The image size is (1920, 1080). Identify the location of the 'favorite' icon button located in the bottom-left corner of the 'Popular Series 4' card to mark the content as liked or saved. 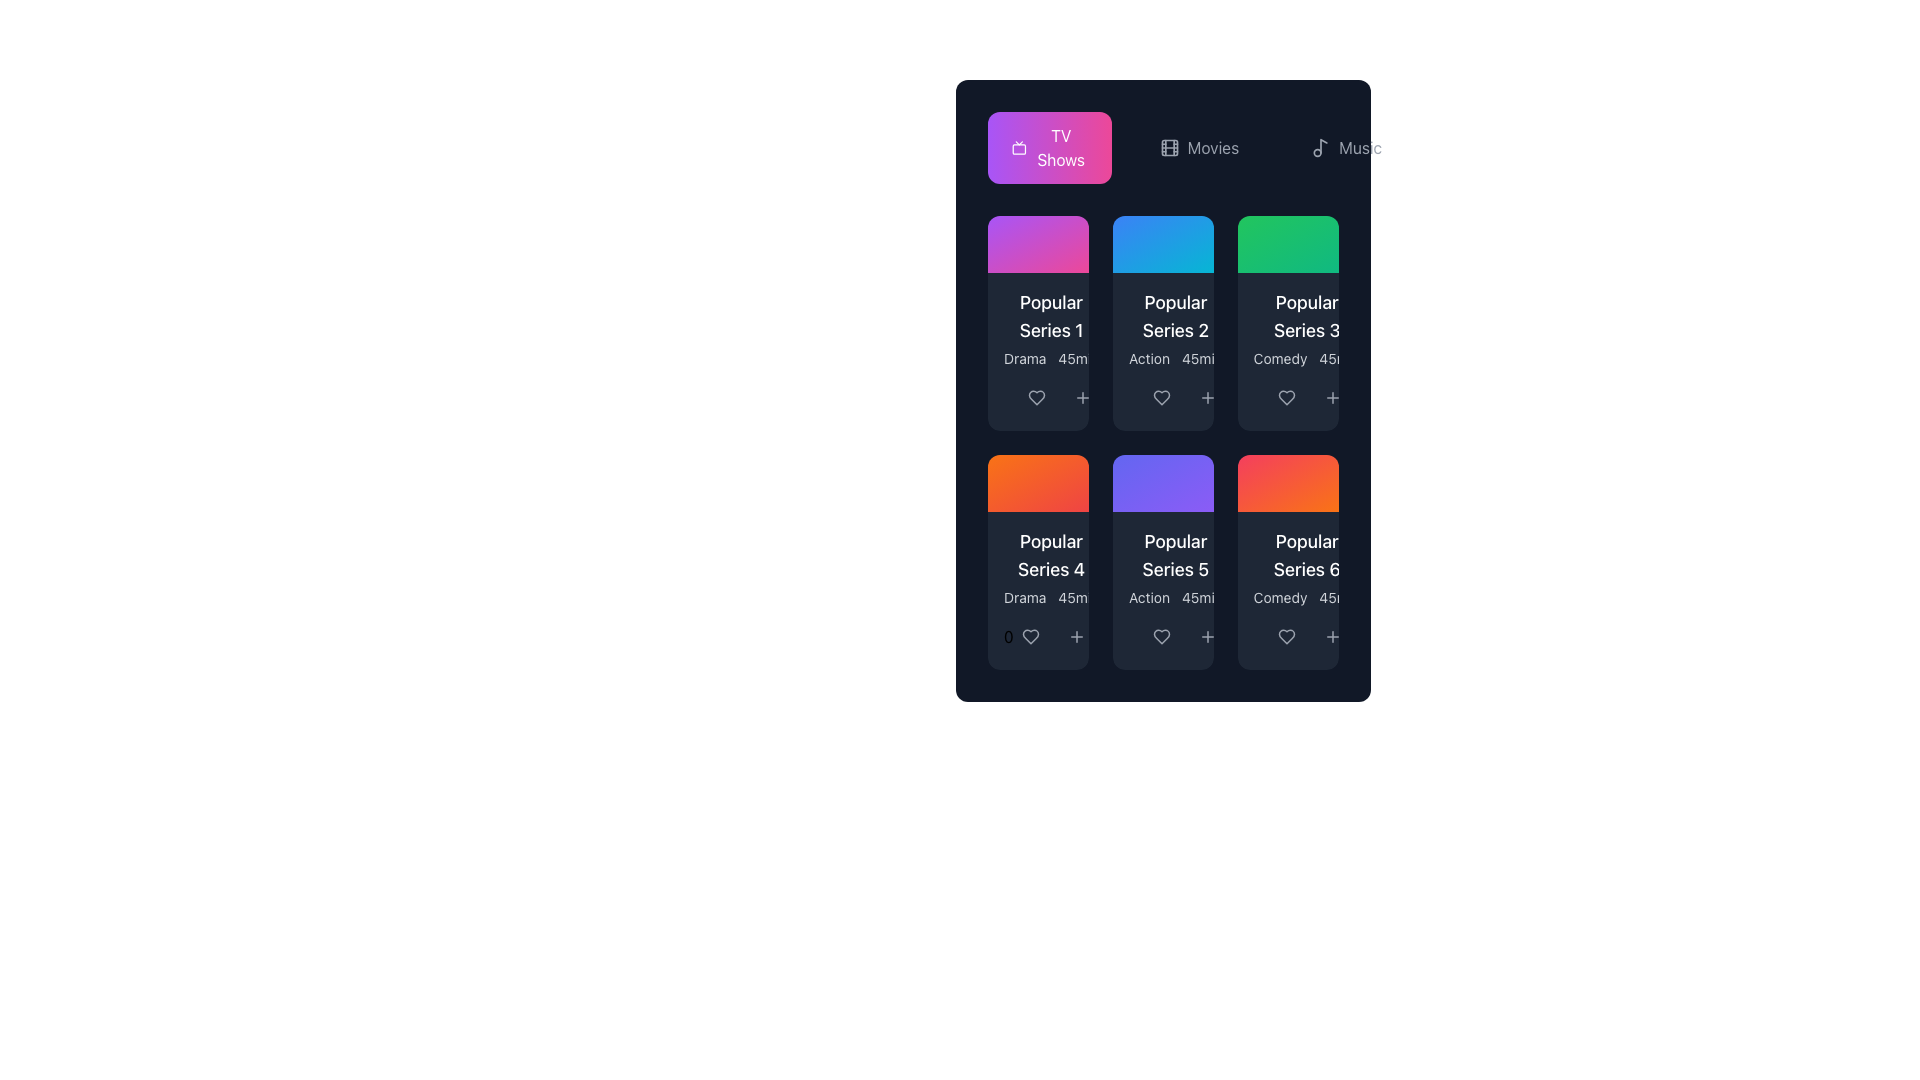
(1030, 636).